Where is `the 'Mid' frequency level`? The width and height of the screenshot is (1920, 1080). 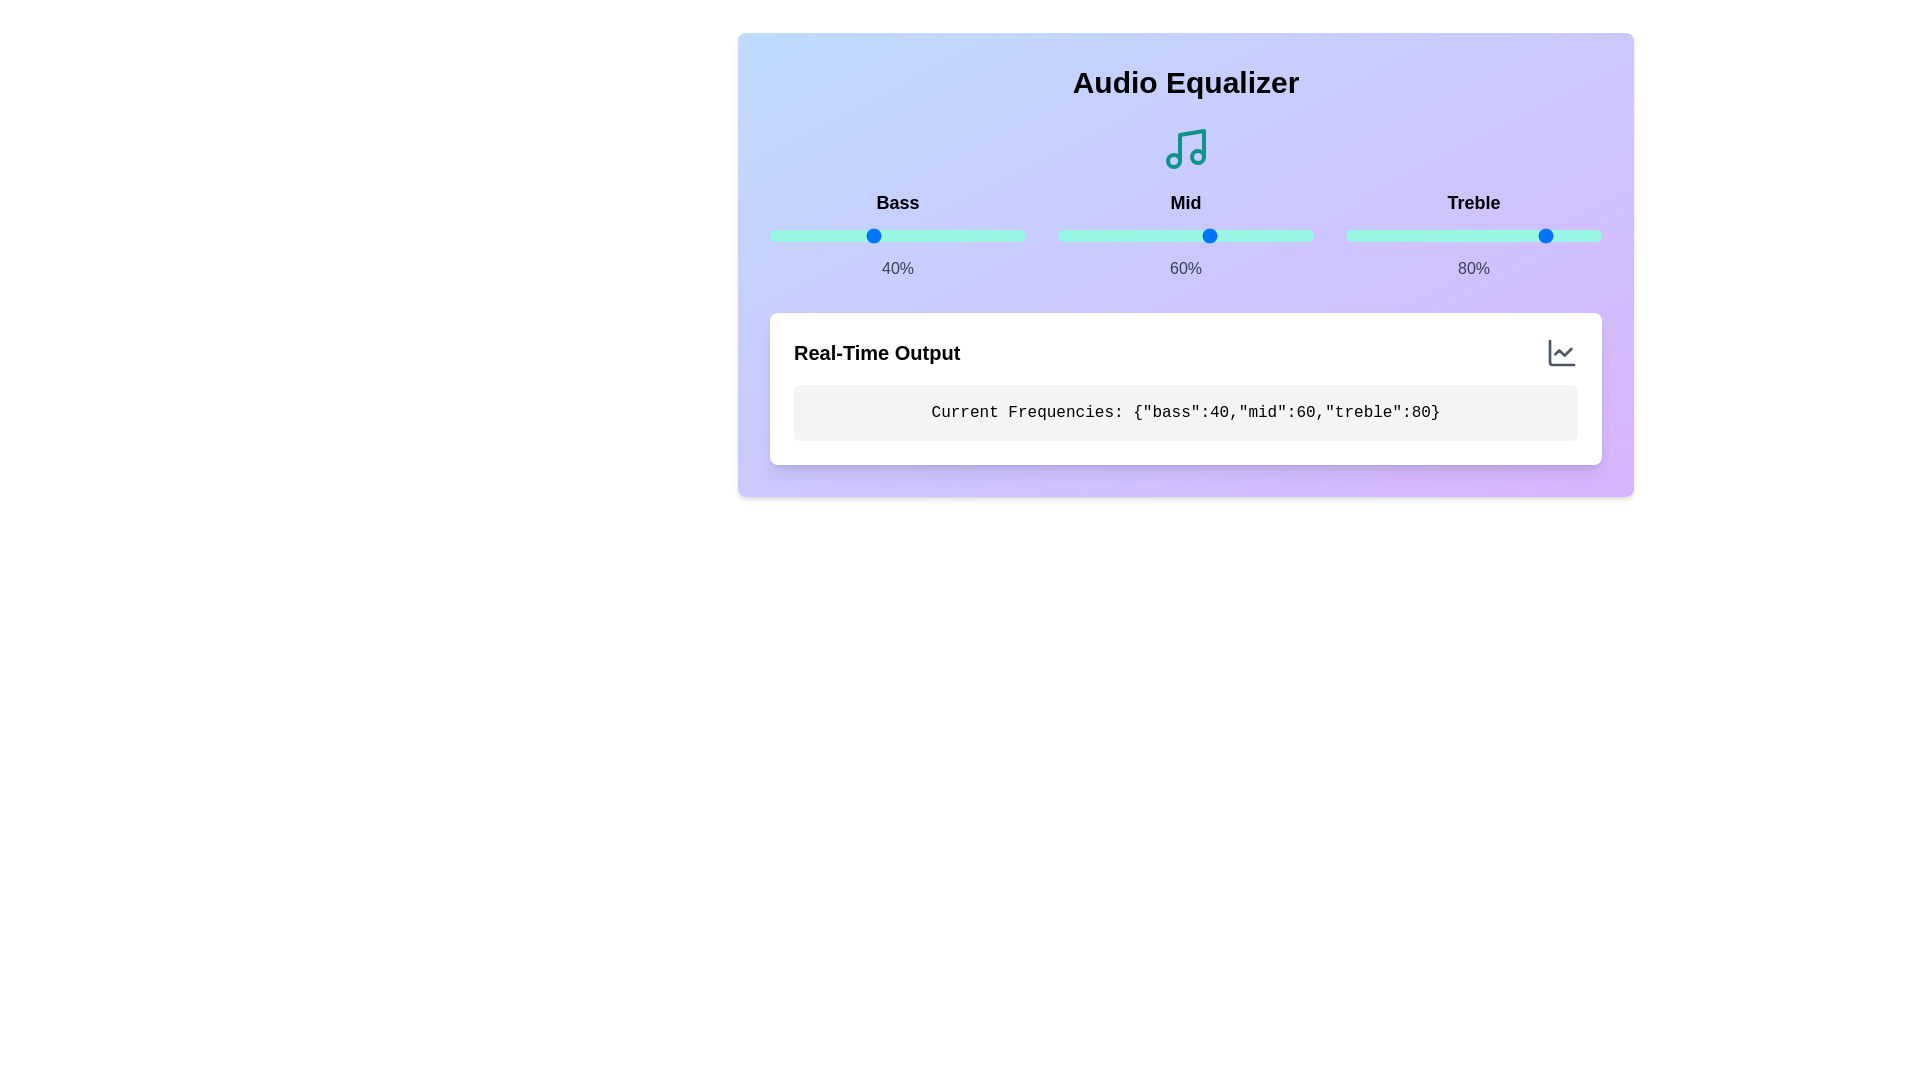
the 'Mid' frequency level is located at coordinates (1077, 234).